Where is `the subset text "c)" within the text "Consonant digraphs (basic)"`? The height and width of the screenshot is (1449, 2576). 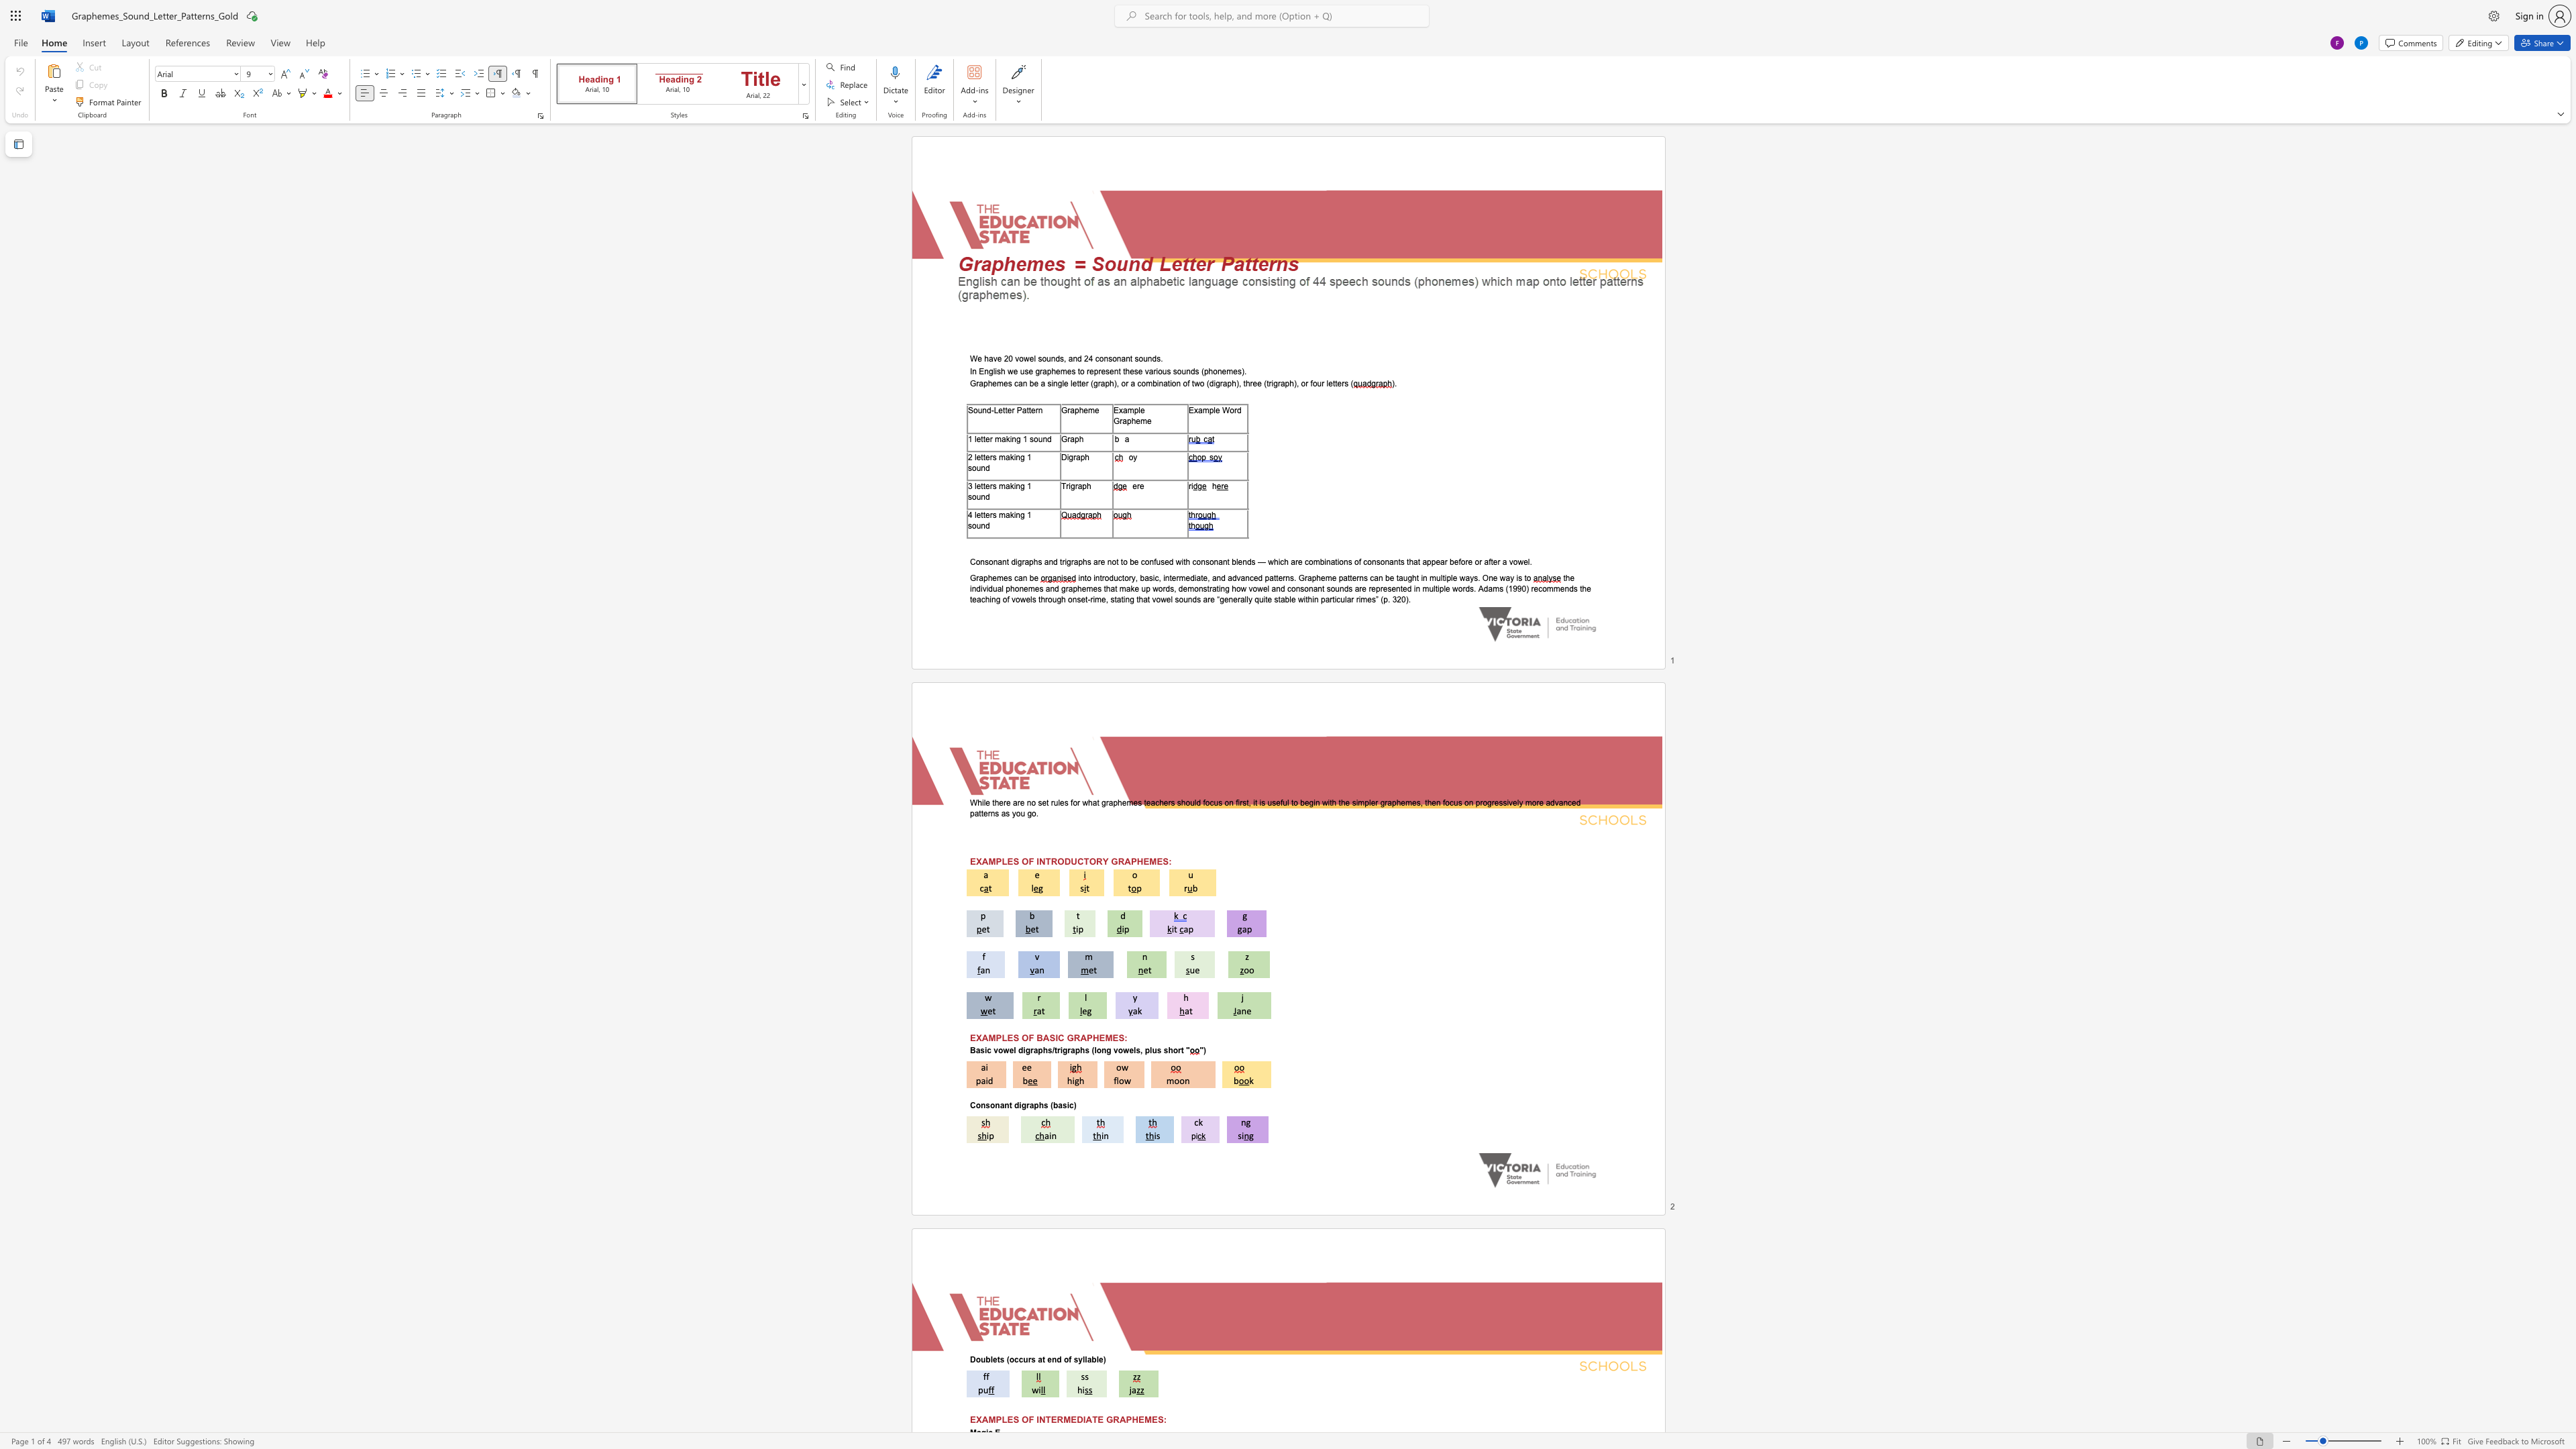
the subset text "c)" within the text "Consonant digraphs (basic)" is located at coordinates (1068, 1104).